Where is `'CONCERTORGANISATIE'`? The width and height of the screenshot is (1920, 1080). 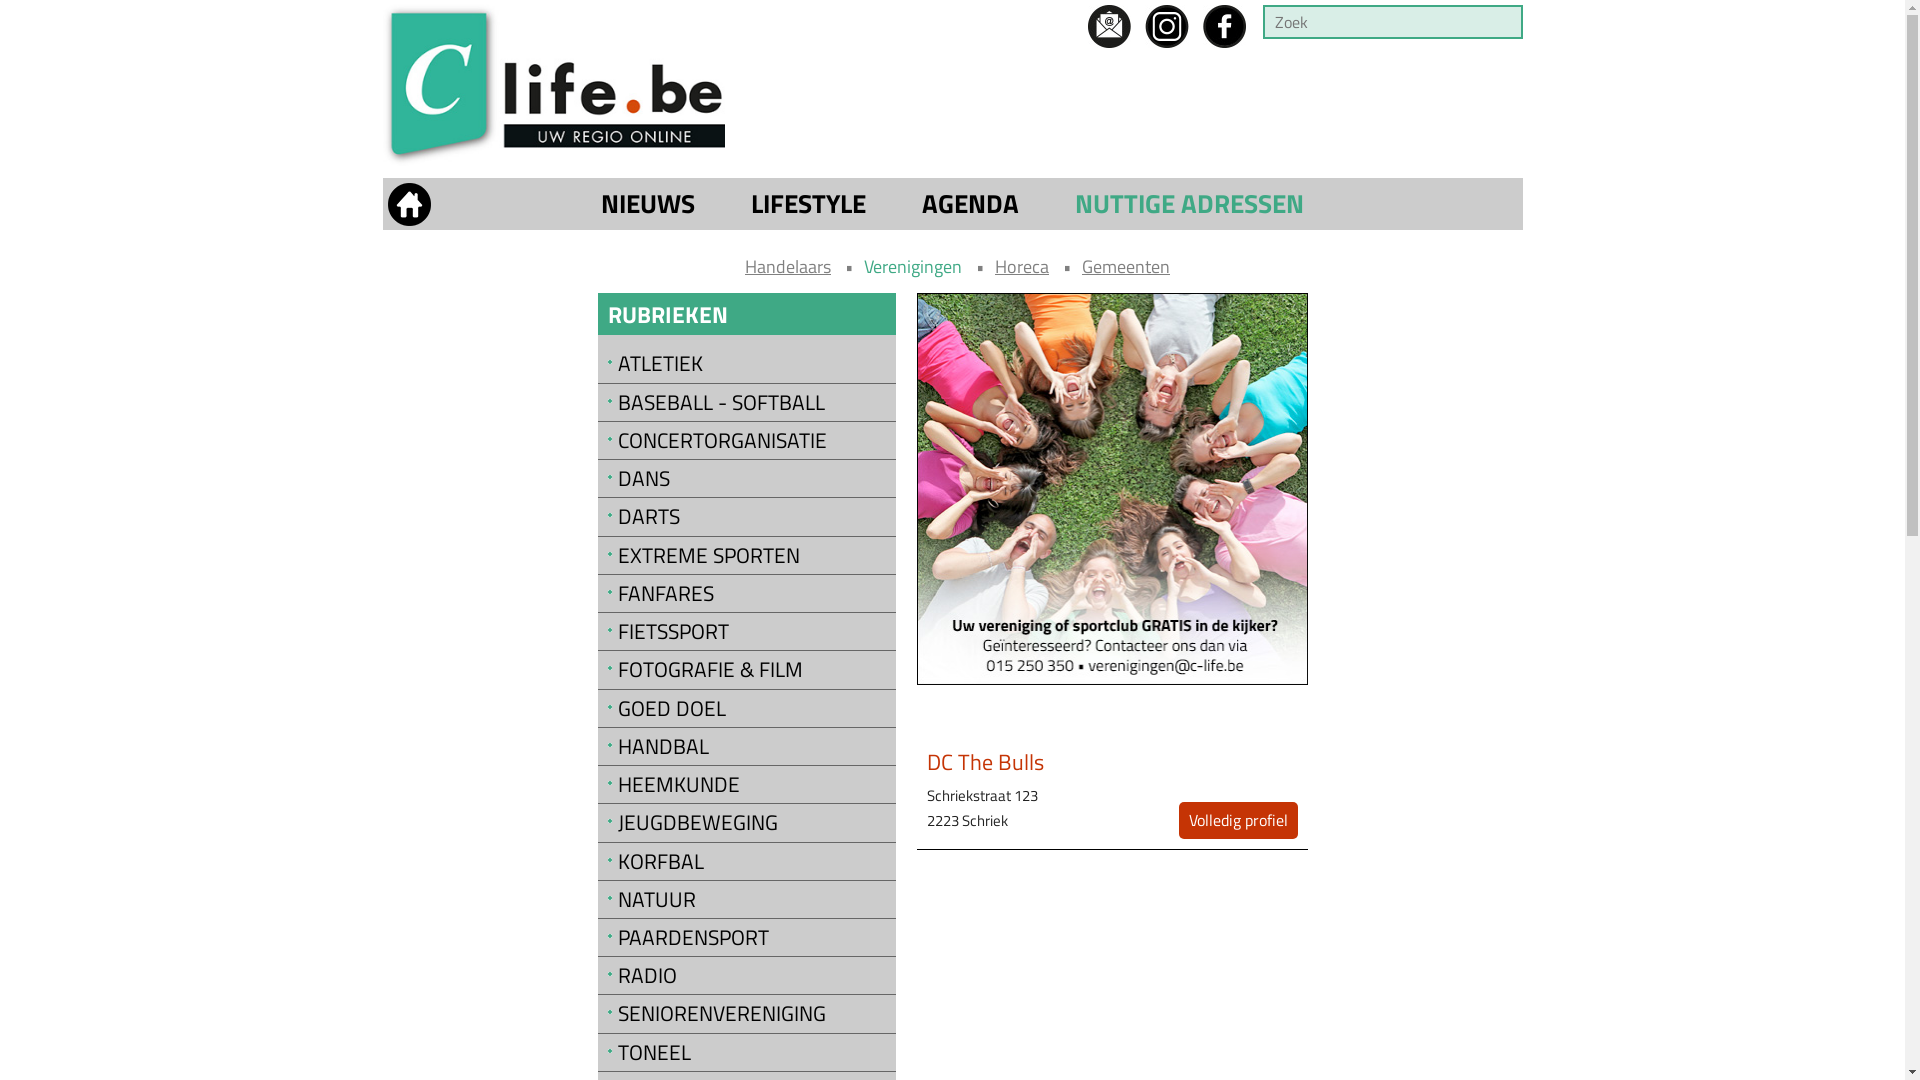 'CONCERTORGANISATIE' is located at coordinates (607, 439).